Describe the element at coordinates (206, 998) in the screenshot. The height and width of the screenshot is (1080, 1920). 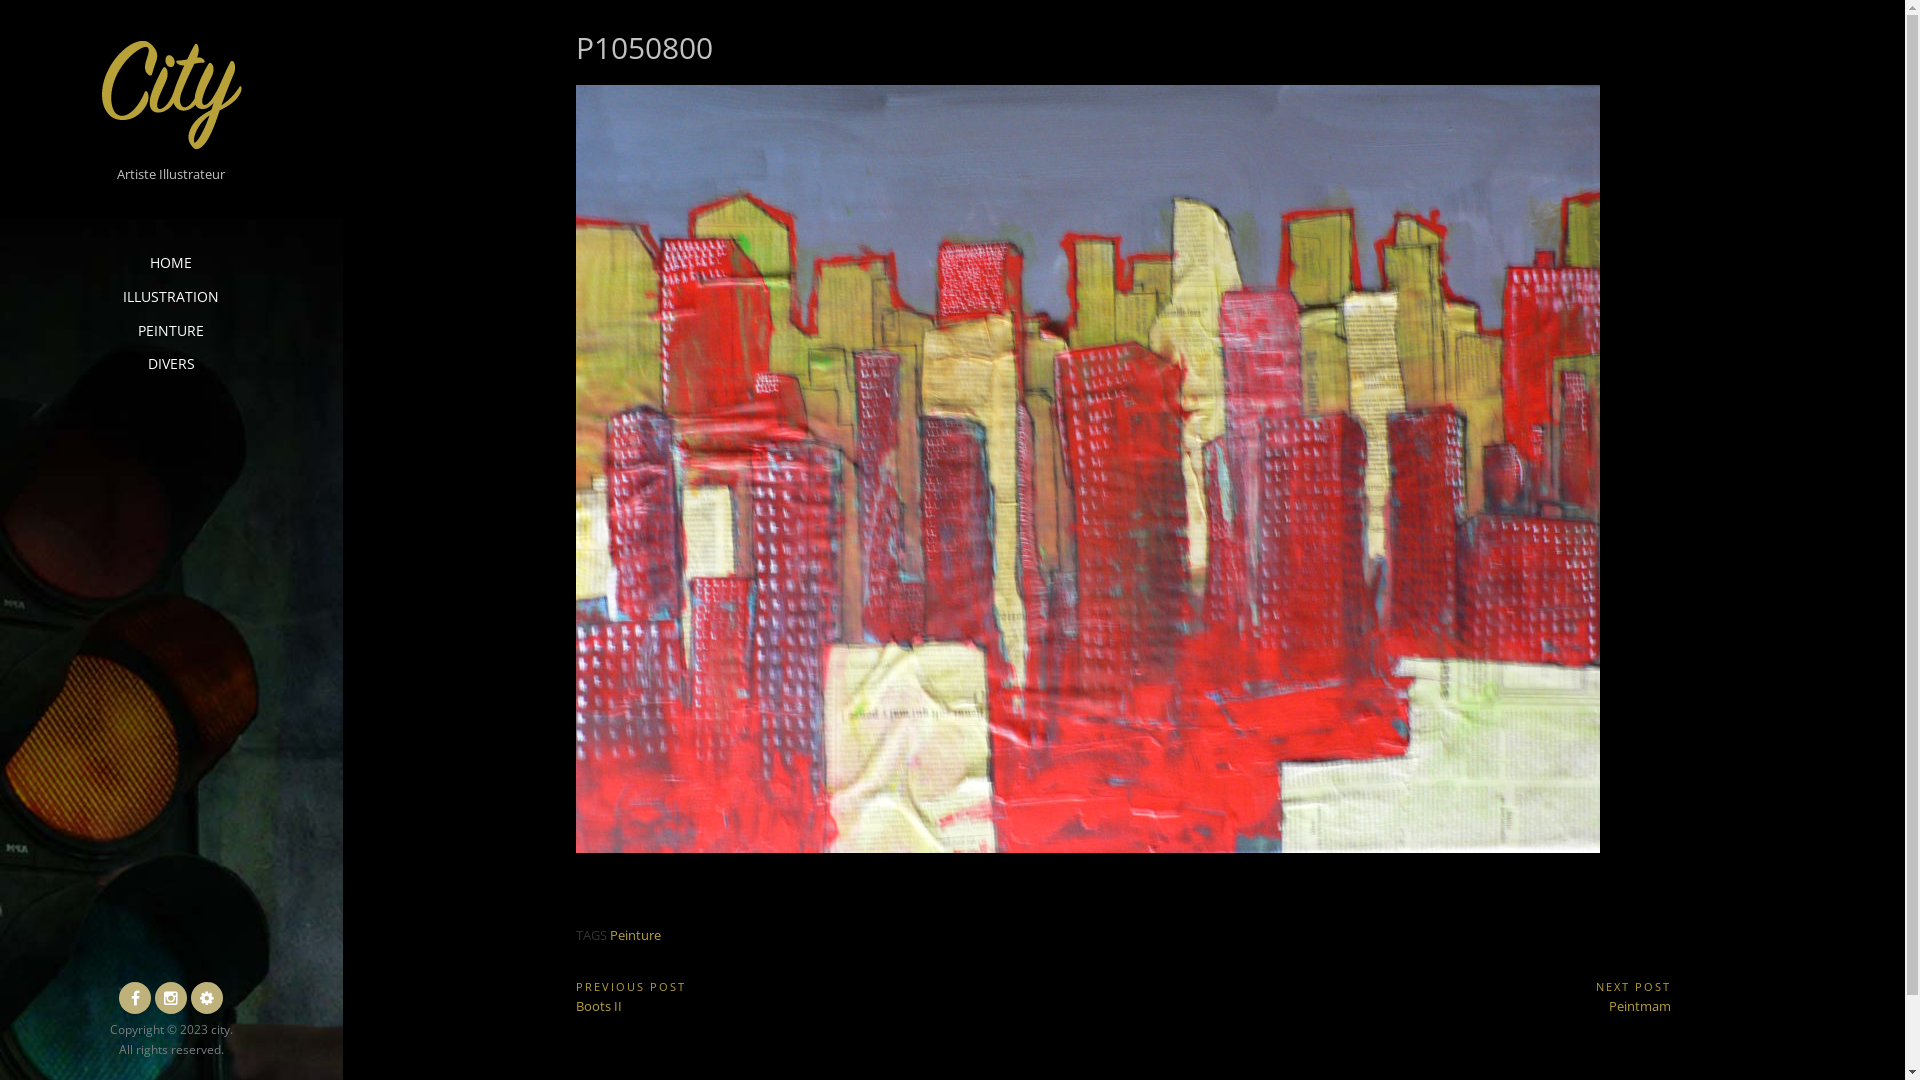
I see `'PBK9'` at that location.